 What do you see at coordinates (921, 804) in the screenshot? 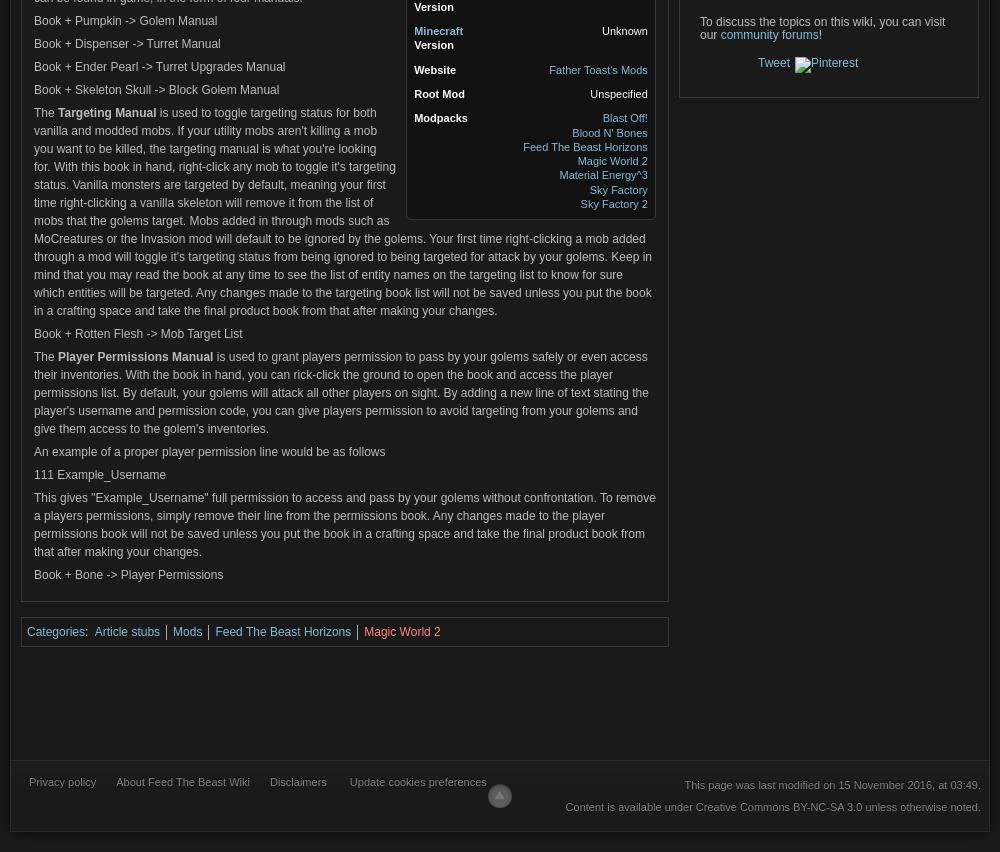
I see `'unless otherwise noted.'` at bounding box center [921, 804].